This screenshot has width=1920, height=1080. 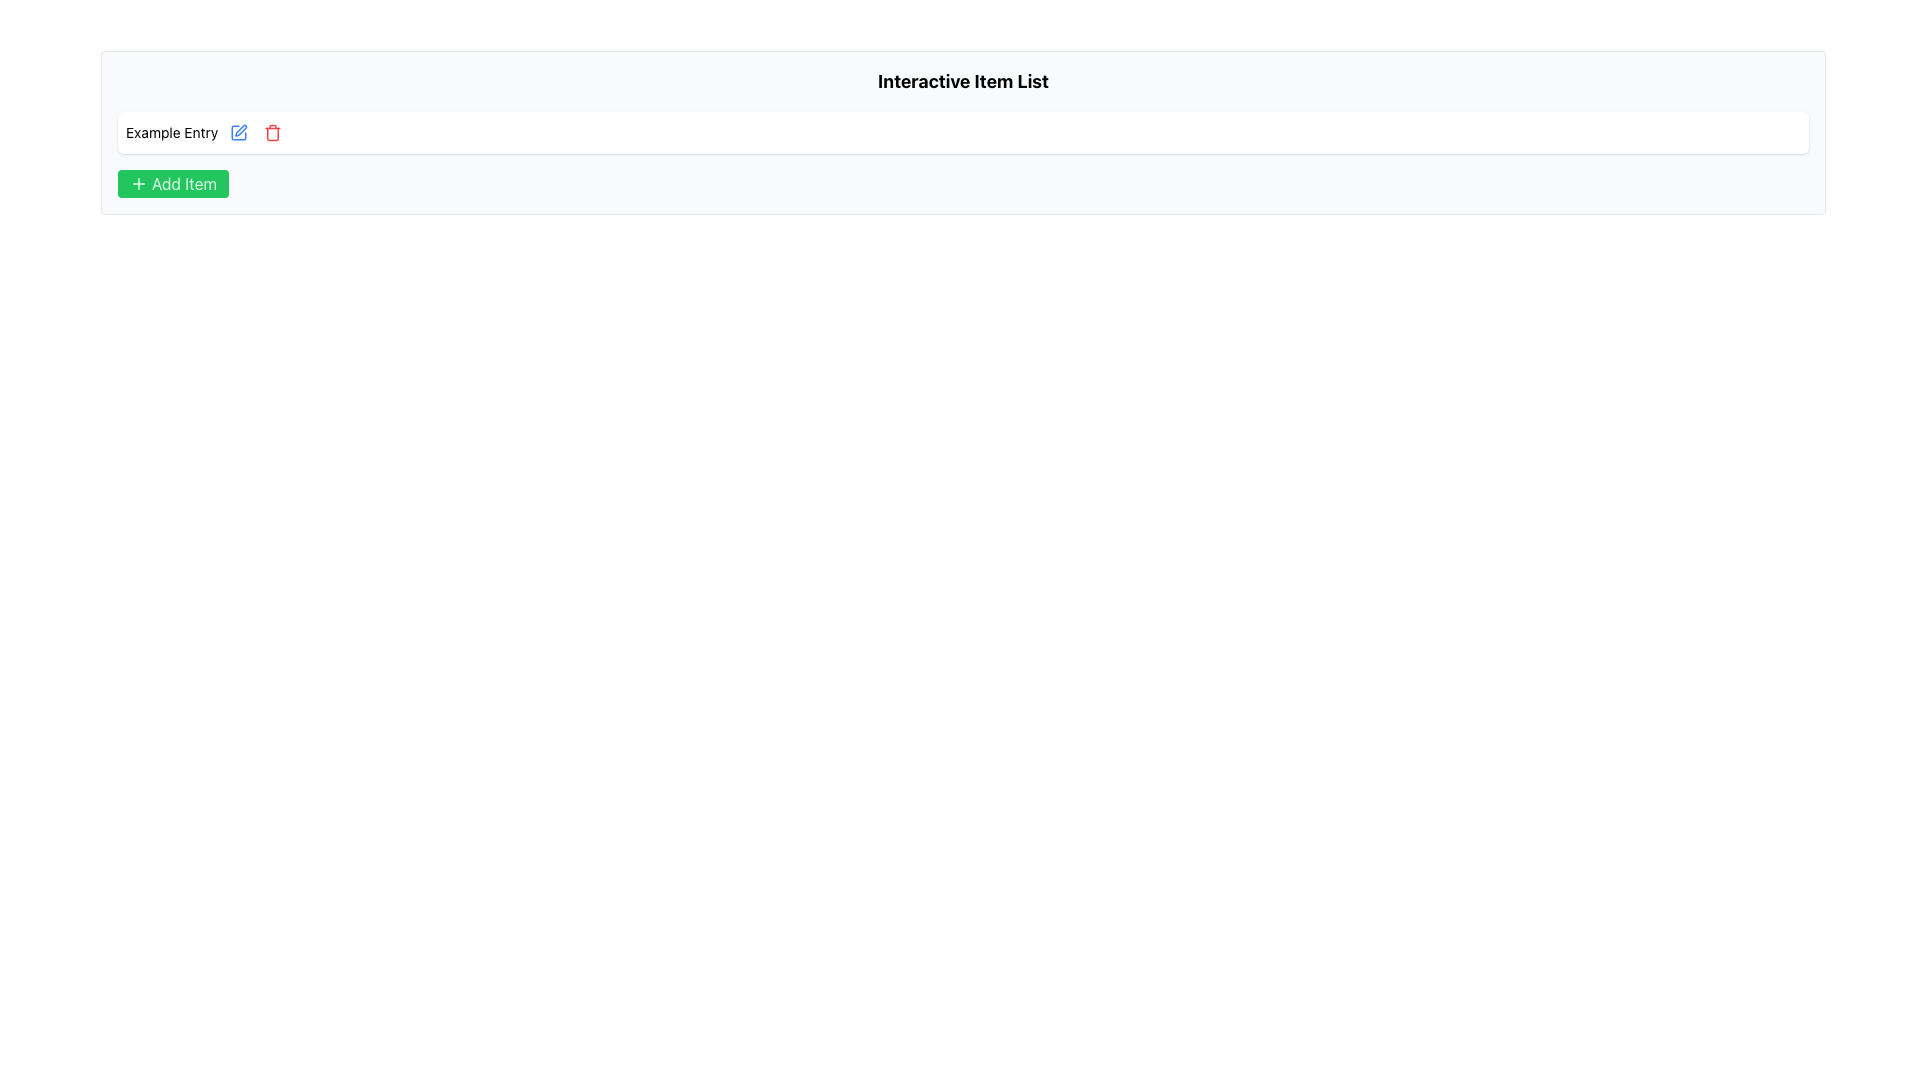 What do you see at coordinates (240, 130) in the screenshot?
I see `the editing button located to the left of the trash bin icon, associated with the 'Example Entry' text input` at bounding box center [240, 130].